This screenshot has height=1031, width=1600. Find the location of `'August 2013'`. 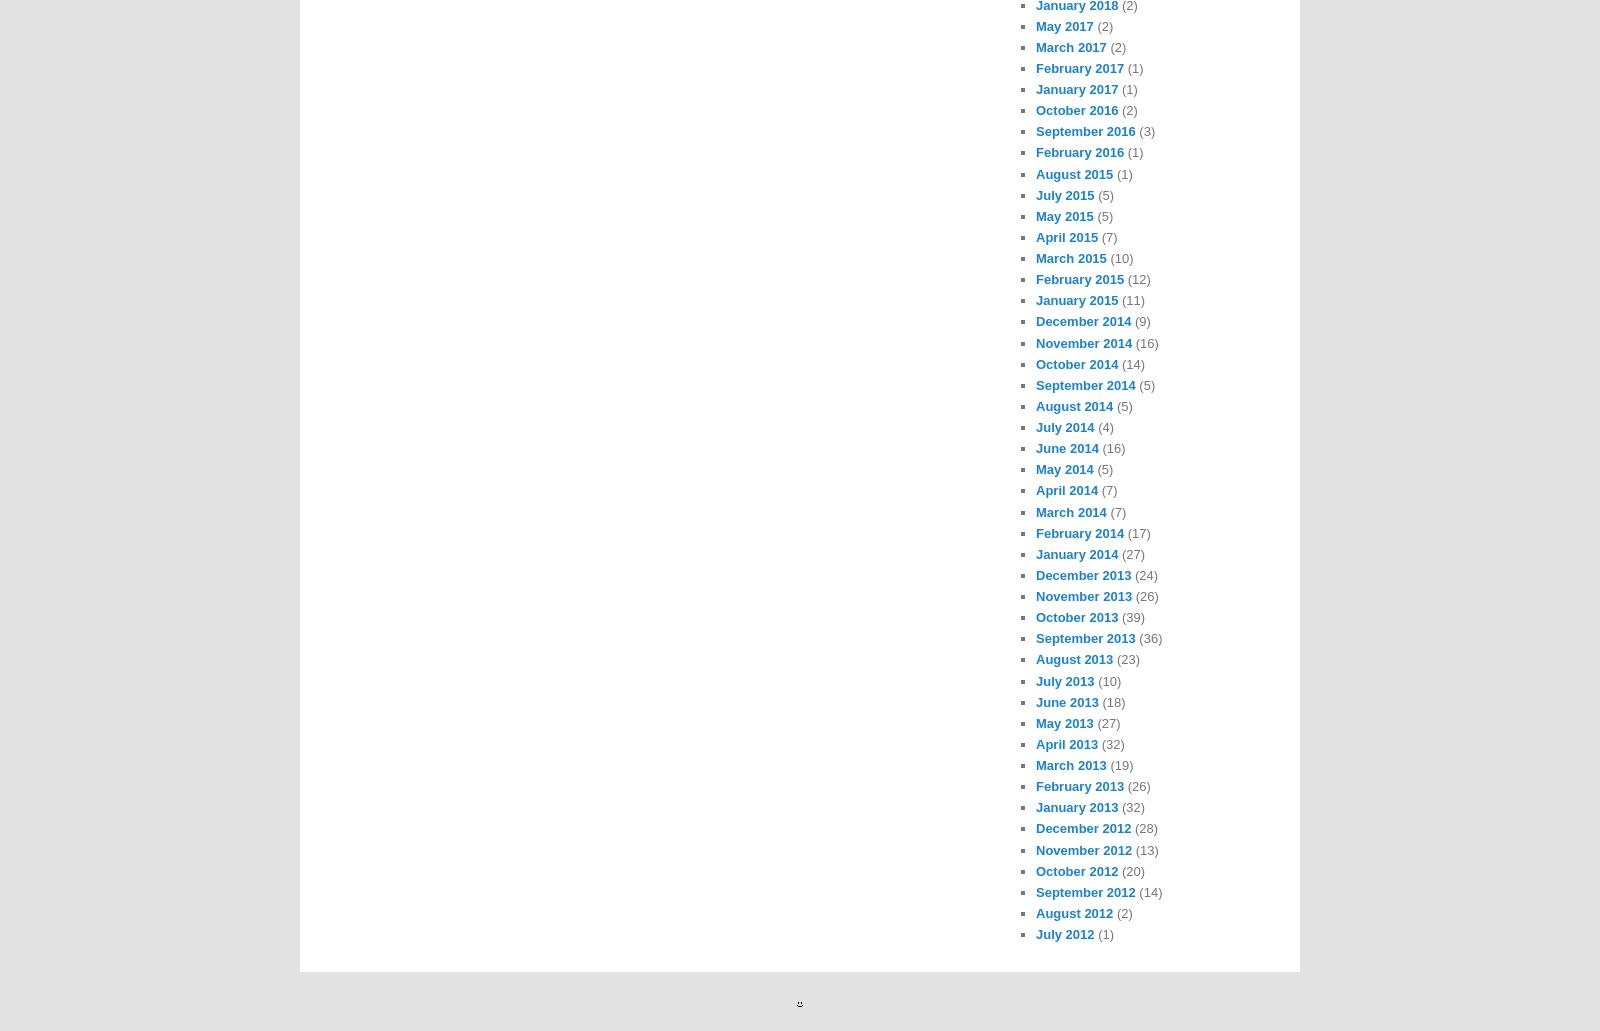

'August 2013' is located at coordinates (1074, 659).